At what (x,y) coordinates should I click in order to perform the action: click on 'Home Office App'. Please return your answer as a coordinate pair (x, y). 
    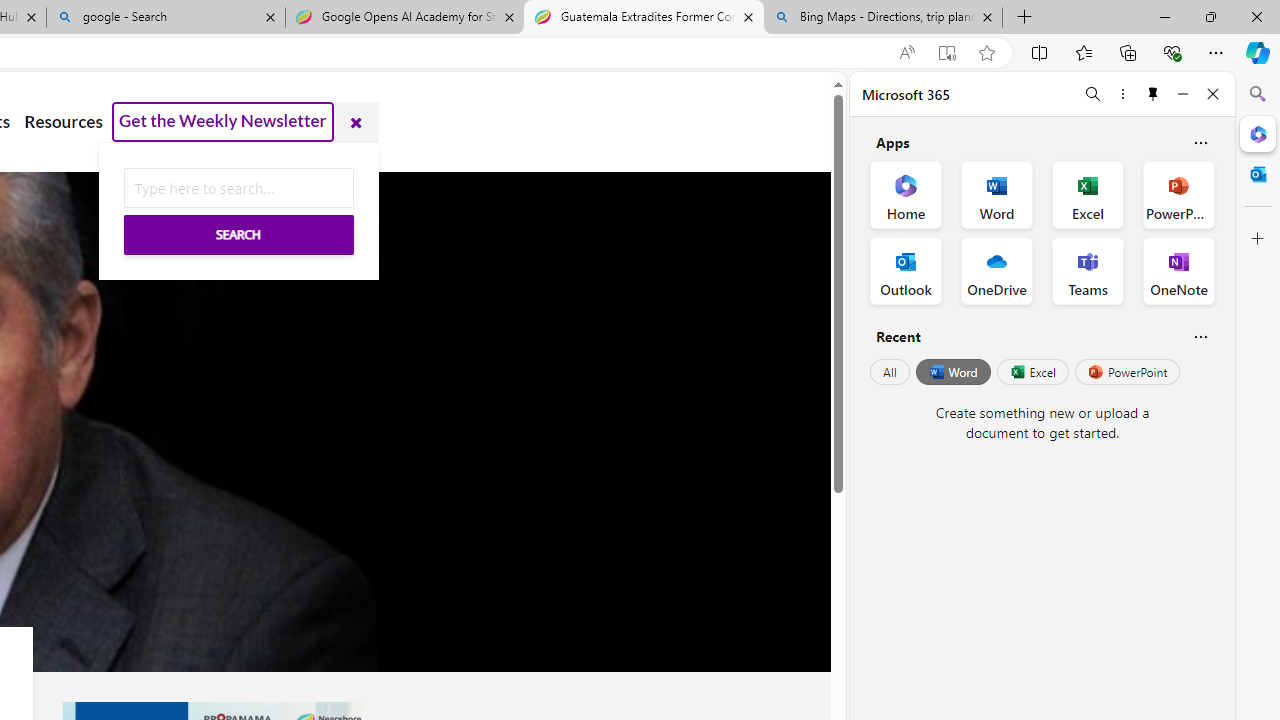
    Looking at the image, I should click on (905, 195).